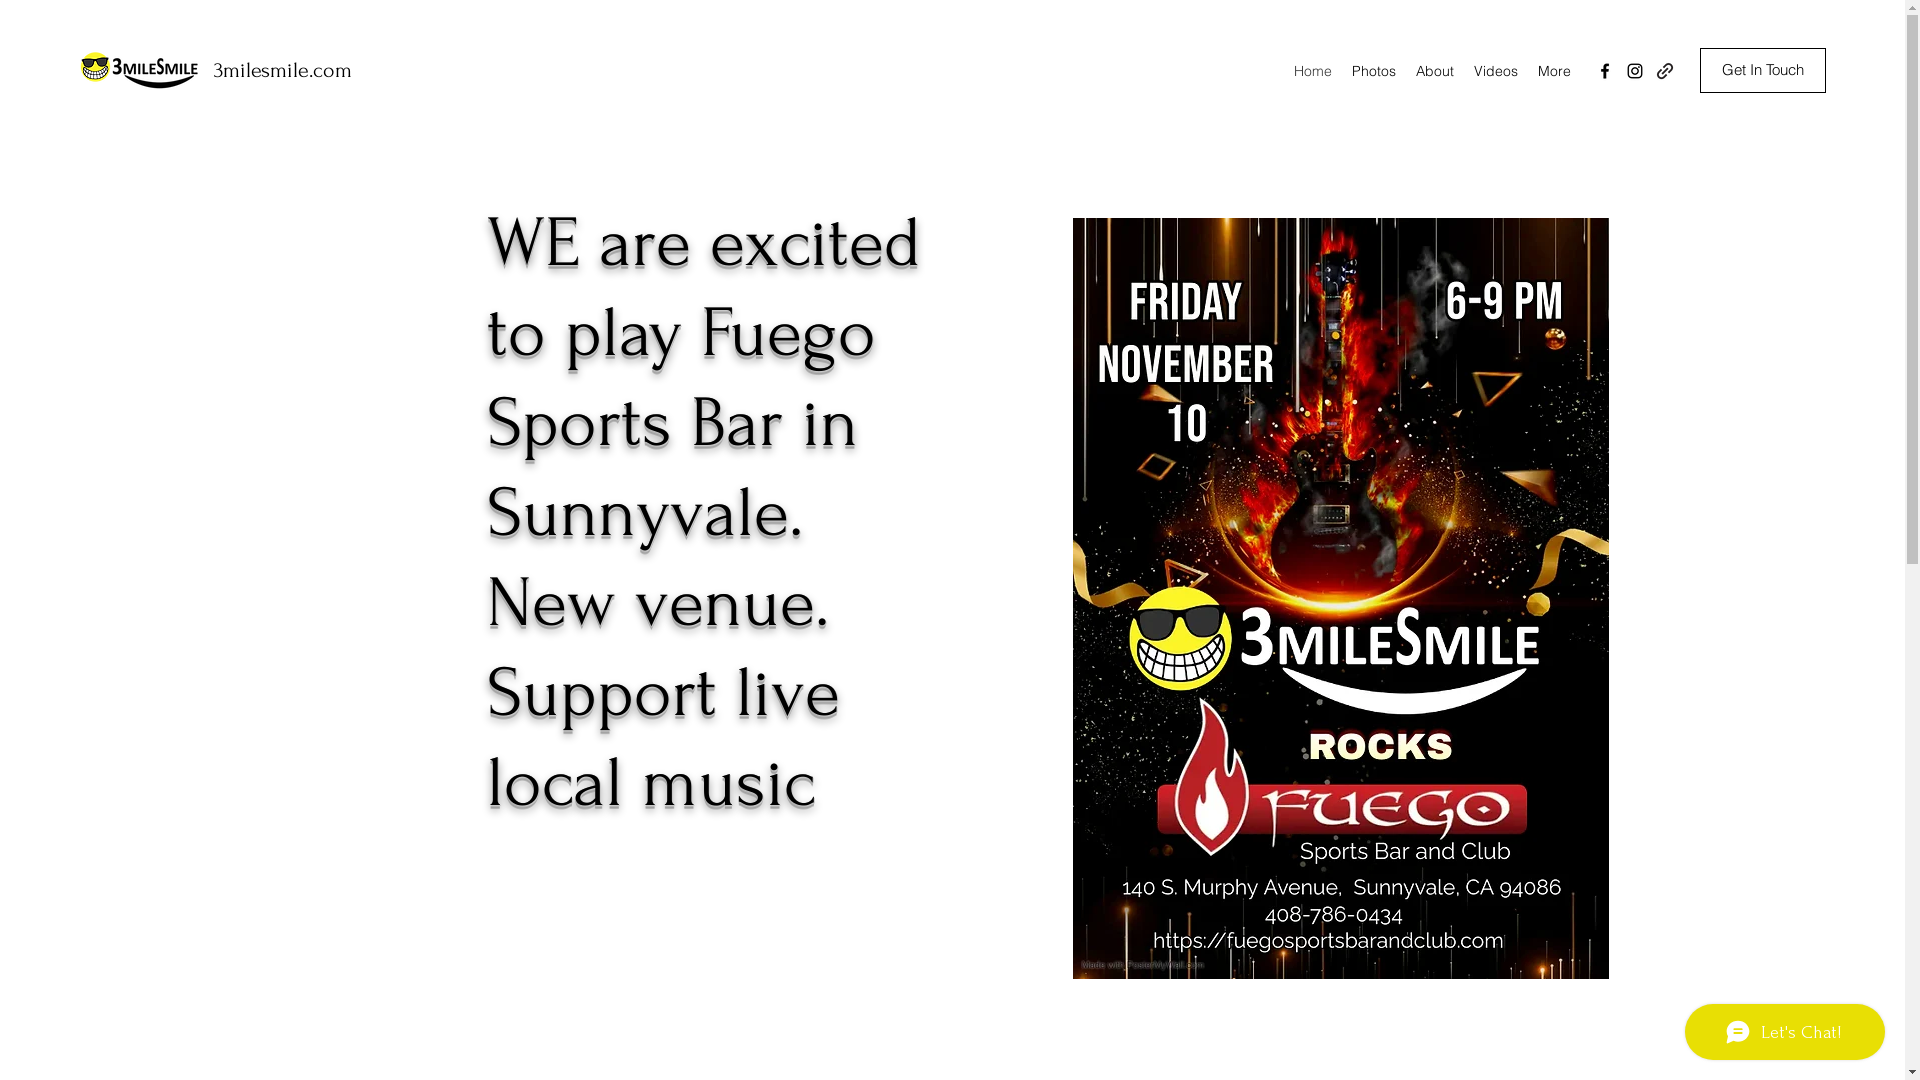  What do you see at coordinates (1762, 69) in the screenshot?
I see `'Get In Touch'` at bounding box center [1762, 69].